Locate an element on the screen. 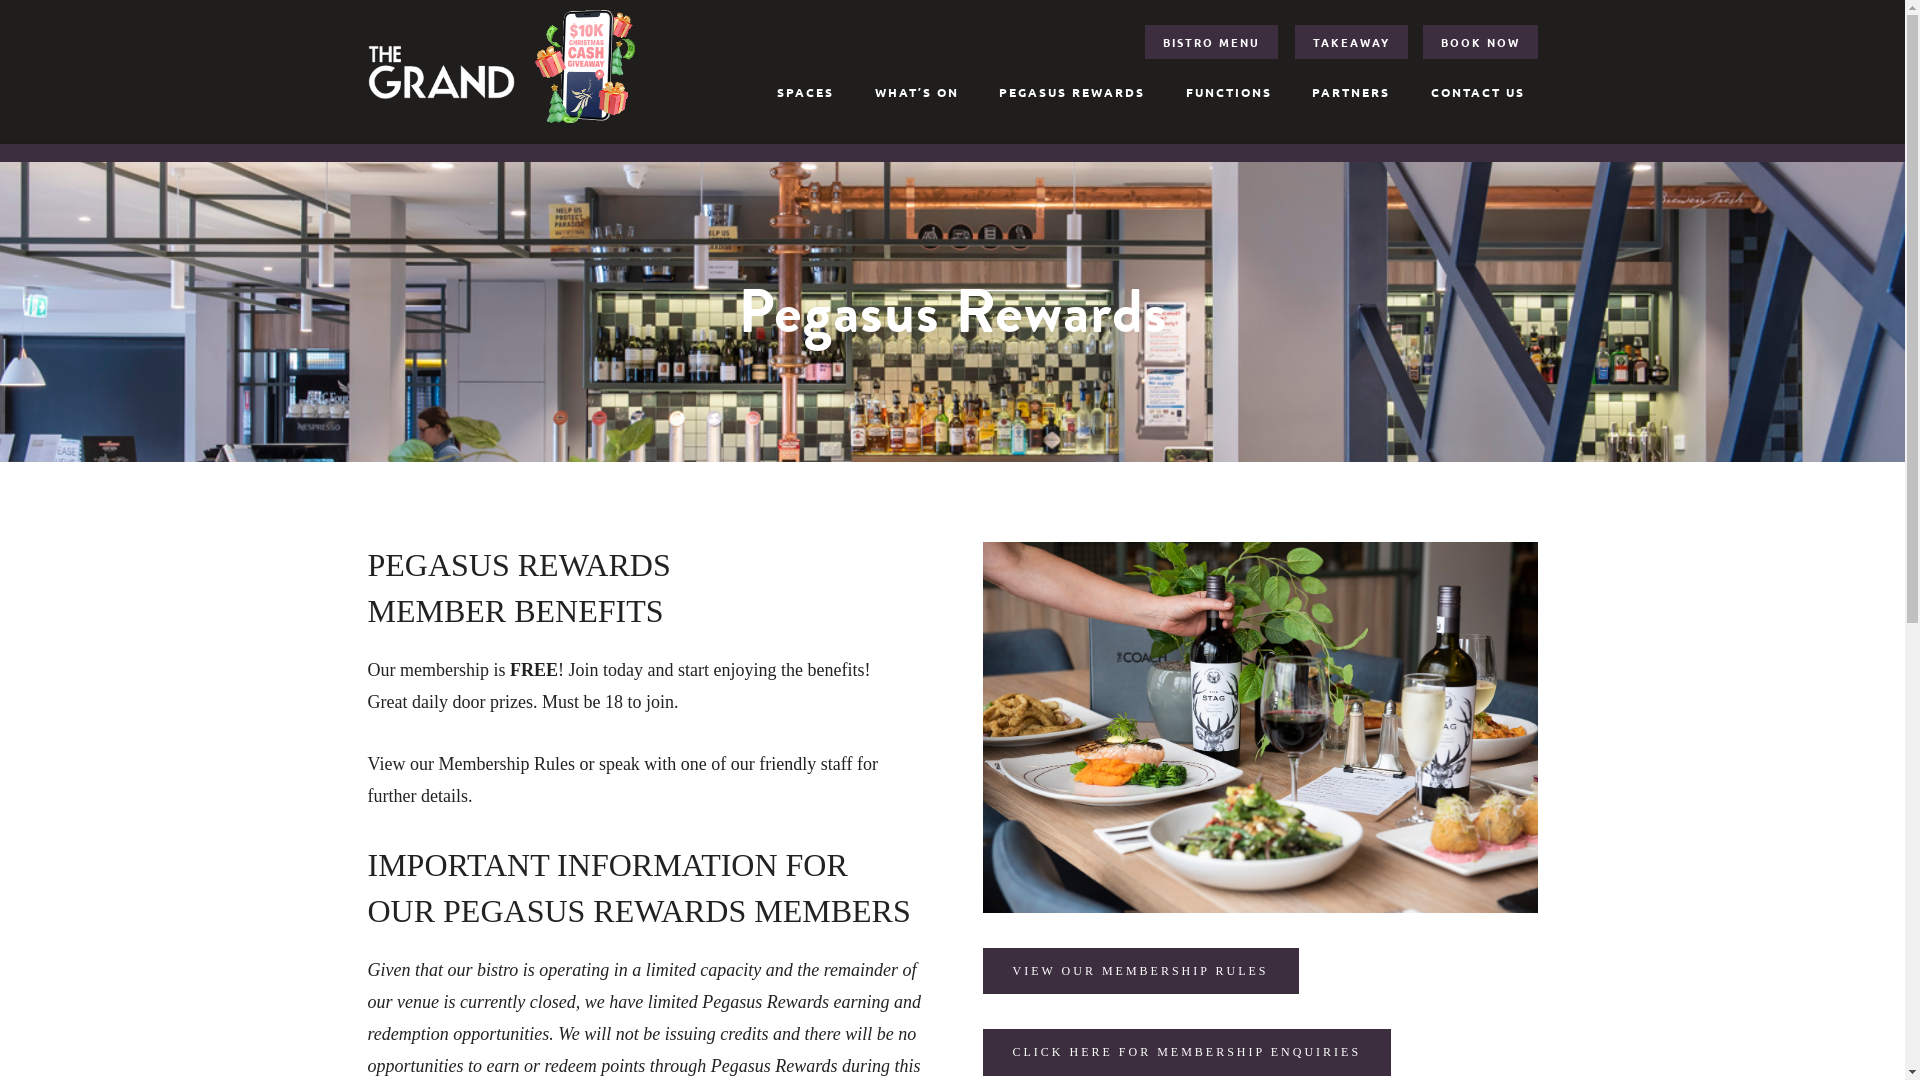 The width and height of the screenshot is (1920, 1080). 'SPACES' is located at coordinates (805, 92).